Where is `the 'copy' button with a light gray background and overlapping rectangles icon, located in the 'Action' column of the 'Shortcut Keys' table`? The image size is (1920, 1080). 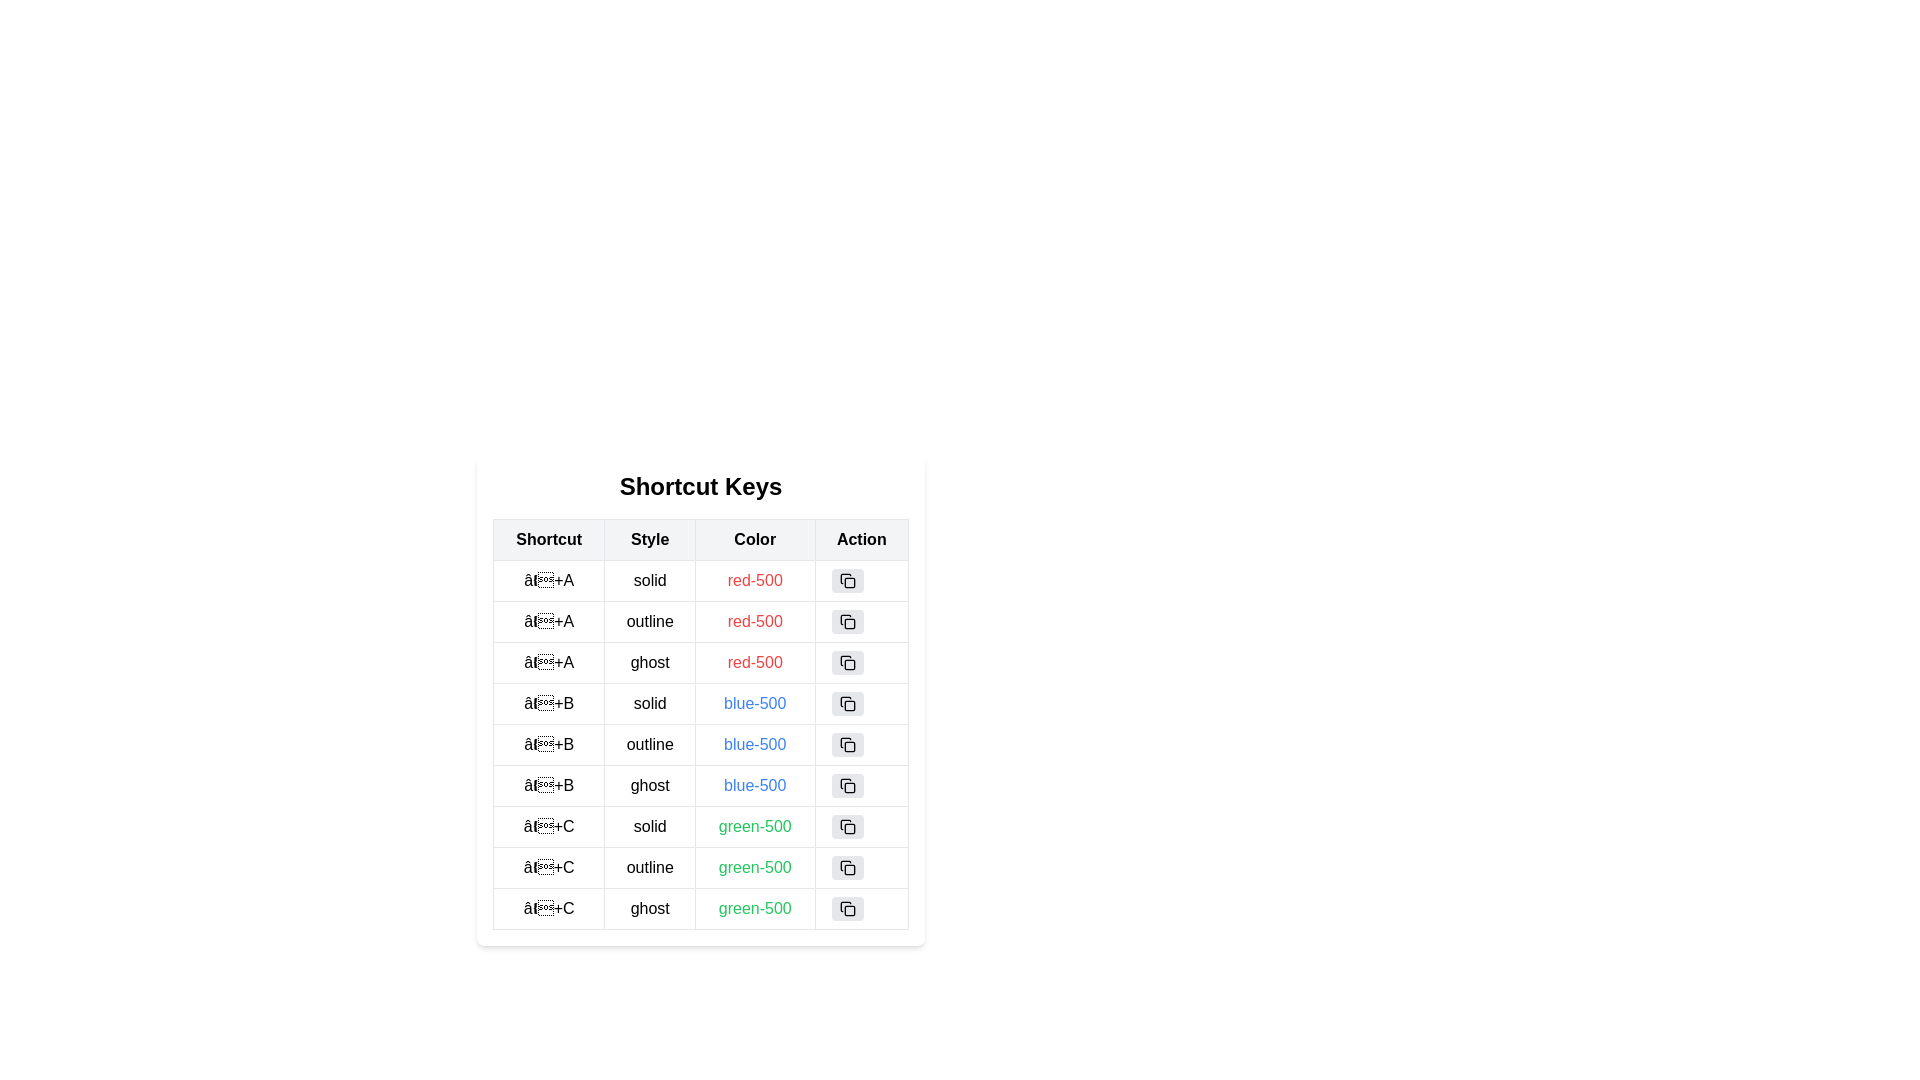
the 'copy' button with a light gray background and overlapping rectangles icon, located in the 'Action' column of the 'Shortcut Keys' table is located at coordinates (847, 581).